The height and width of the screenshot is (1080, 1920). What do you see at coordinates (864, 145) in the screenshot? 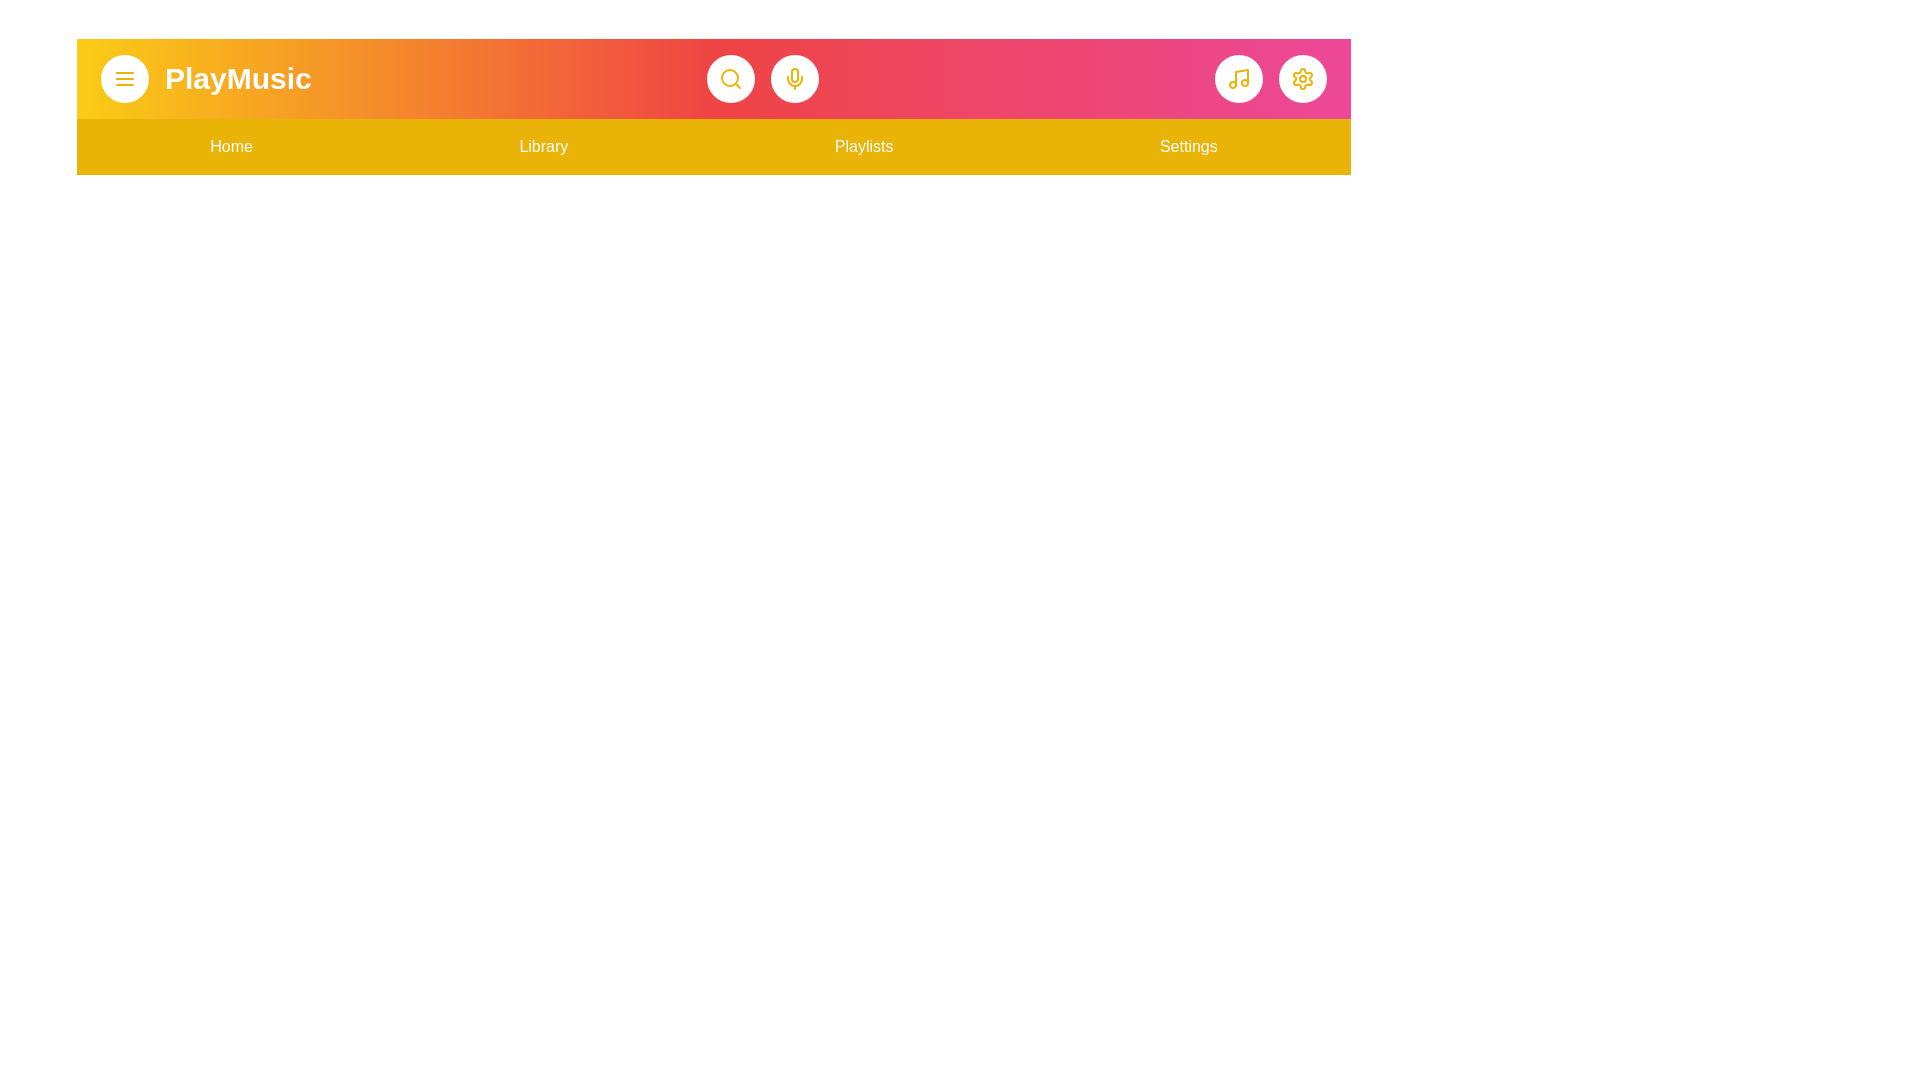
I see `the menu item to navigate to Playlists` at bounding box center [864, 145].